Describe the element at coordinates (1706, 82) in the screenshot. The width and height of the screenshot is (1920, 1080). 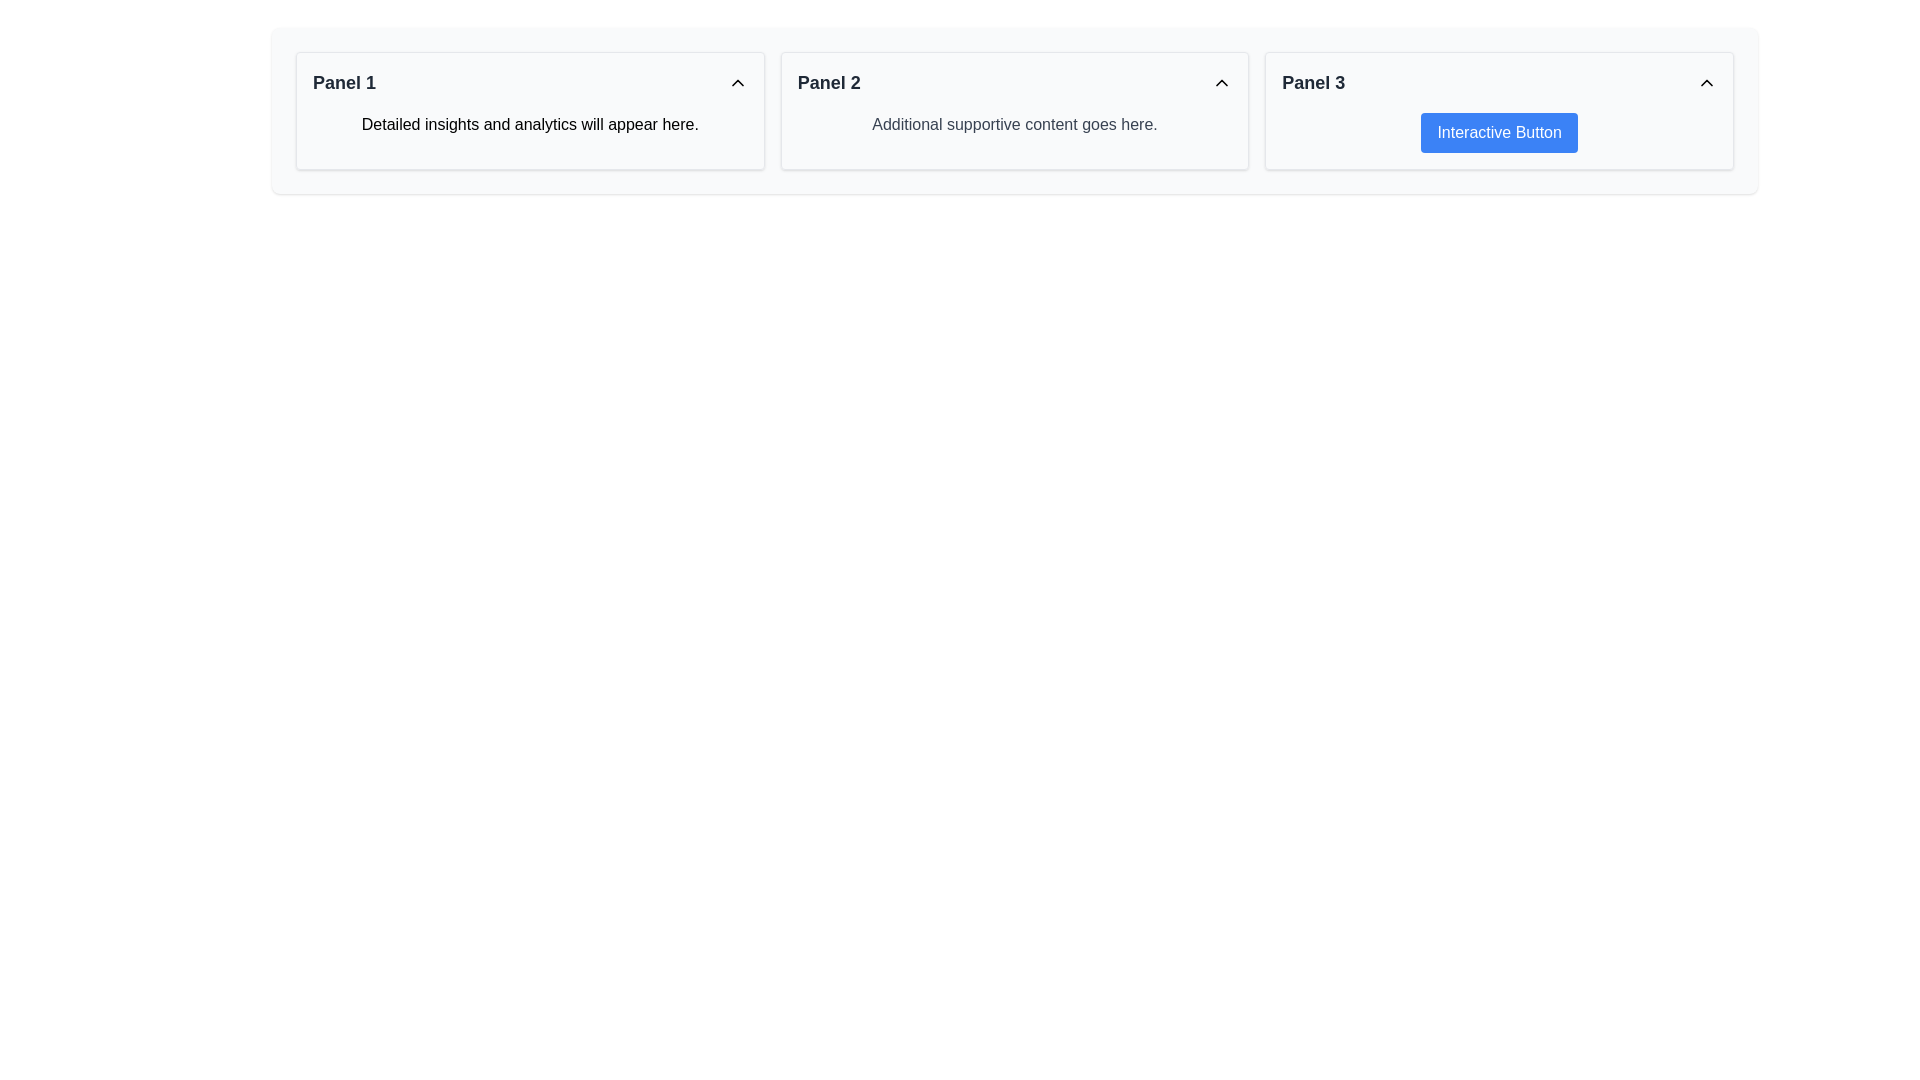
I see `the chevron icon located at the rightmost part of the header bar of 'Panel 3'` at that location.